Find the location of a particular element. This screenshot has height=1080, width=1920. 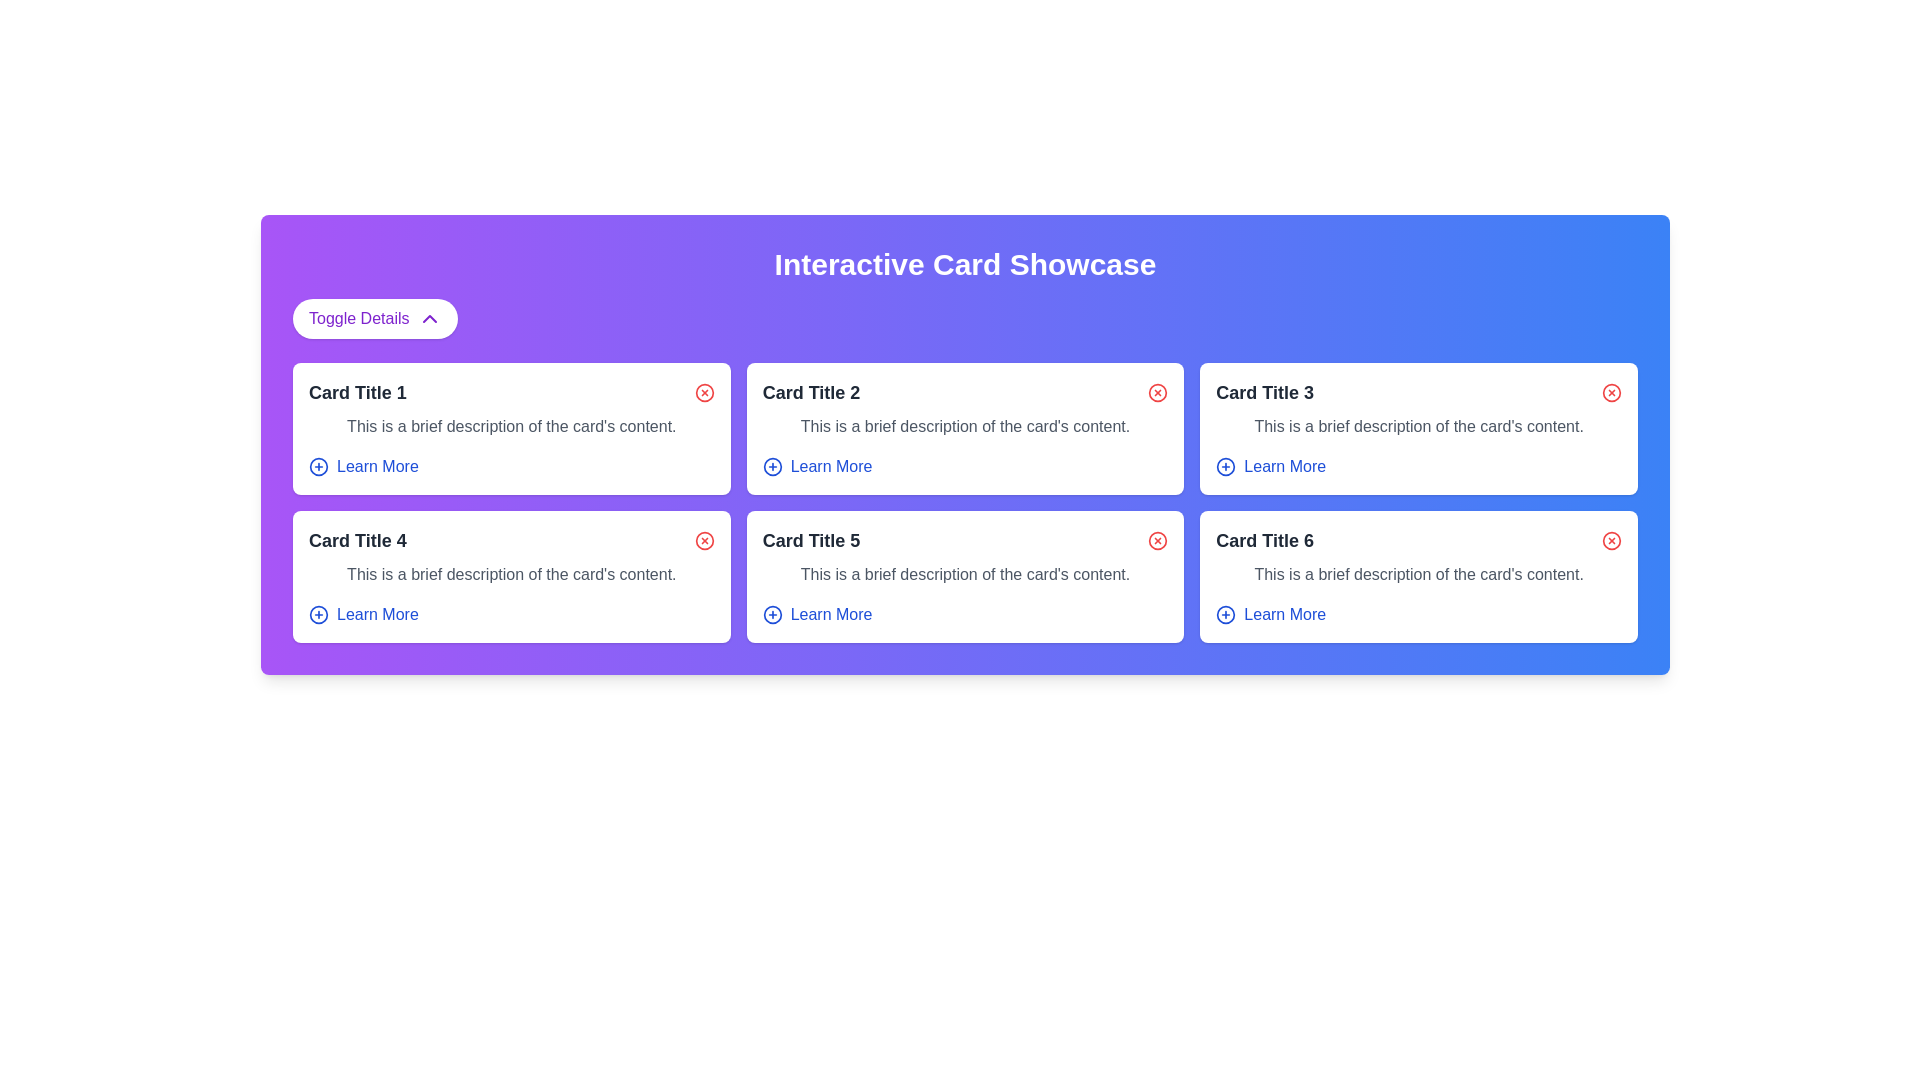

descriptive text located in the lower half of the 'Card Title 4' card, which provides additional details about its content or context is located at coordinates (511, 574).